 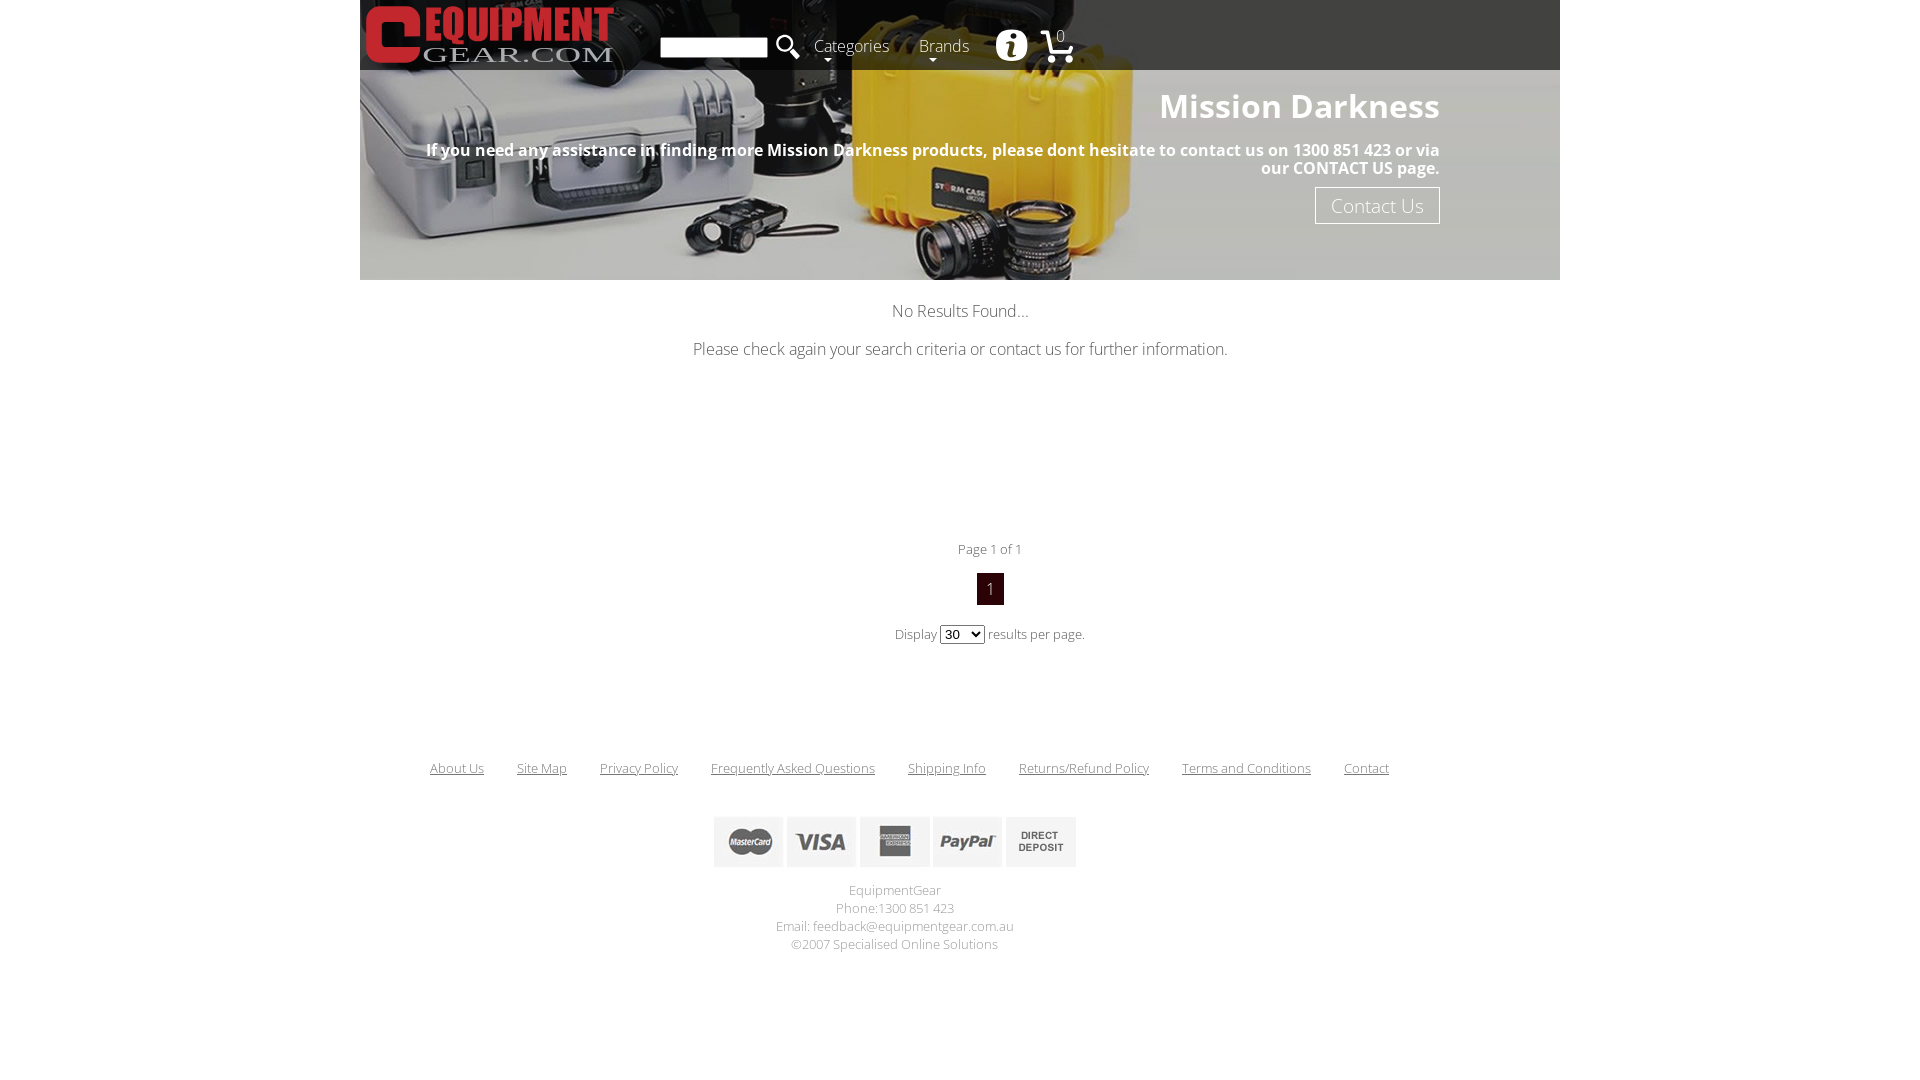 I want to click on 'Site Map', so click(x=517, y=766).